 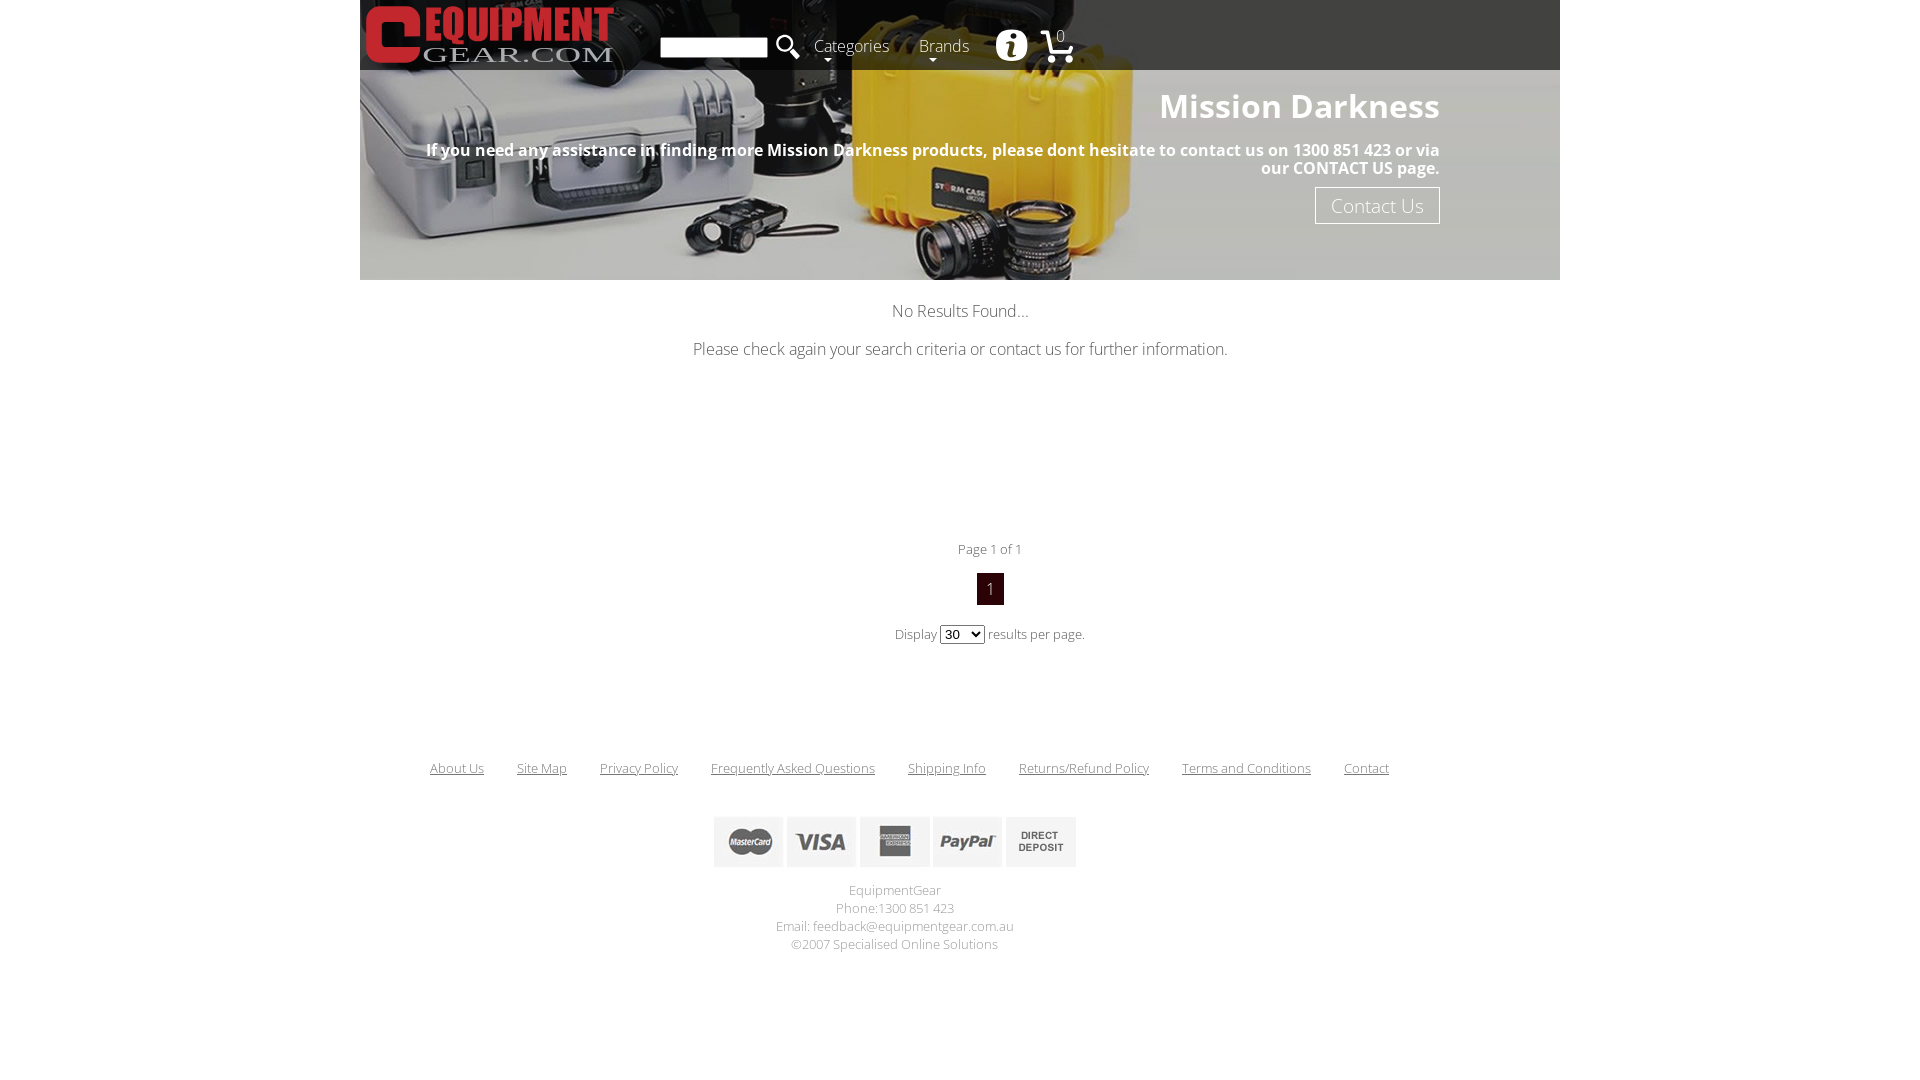 I want to click on 'Site Map', so click(x=517, y=766).